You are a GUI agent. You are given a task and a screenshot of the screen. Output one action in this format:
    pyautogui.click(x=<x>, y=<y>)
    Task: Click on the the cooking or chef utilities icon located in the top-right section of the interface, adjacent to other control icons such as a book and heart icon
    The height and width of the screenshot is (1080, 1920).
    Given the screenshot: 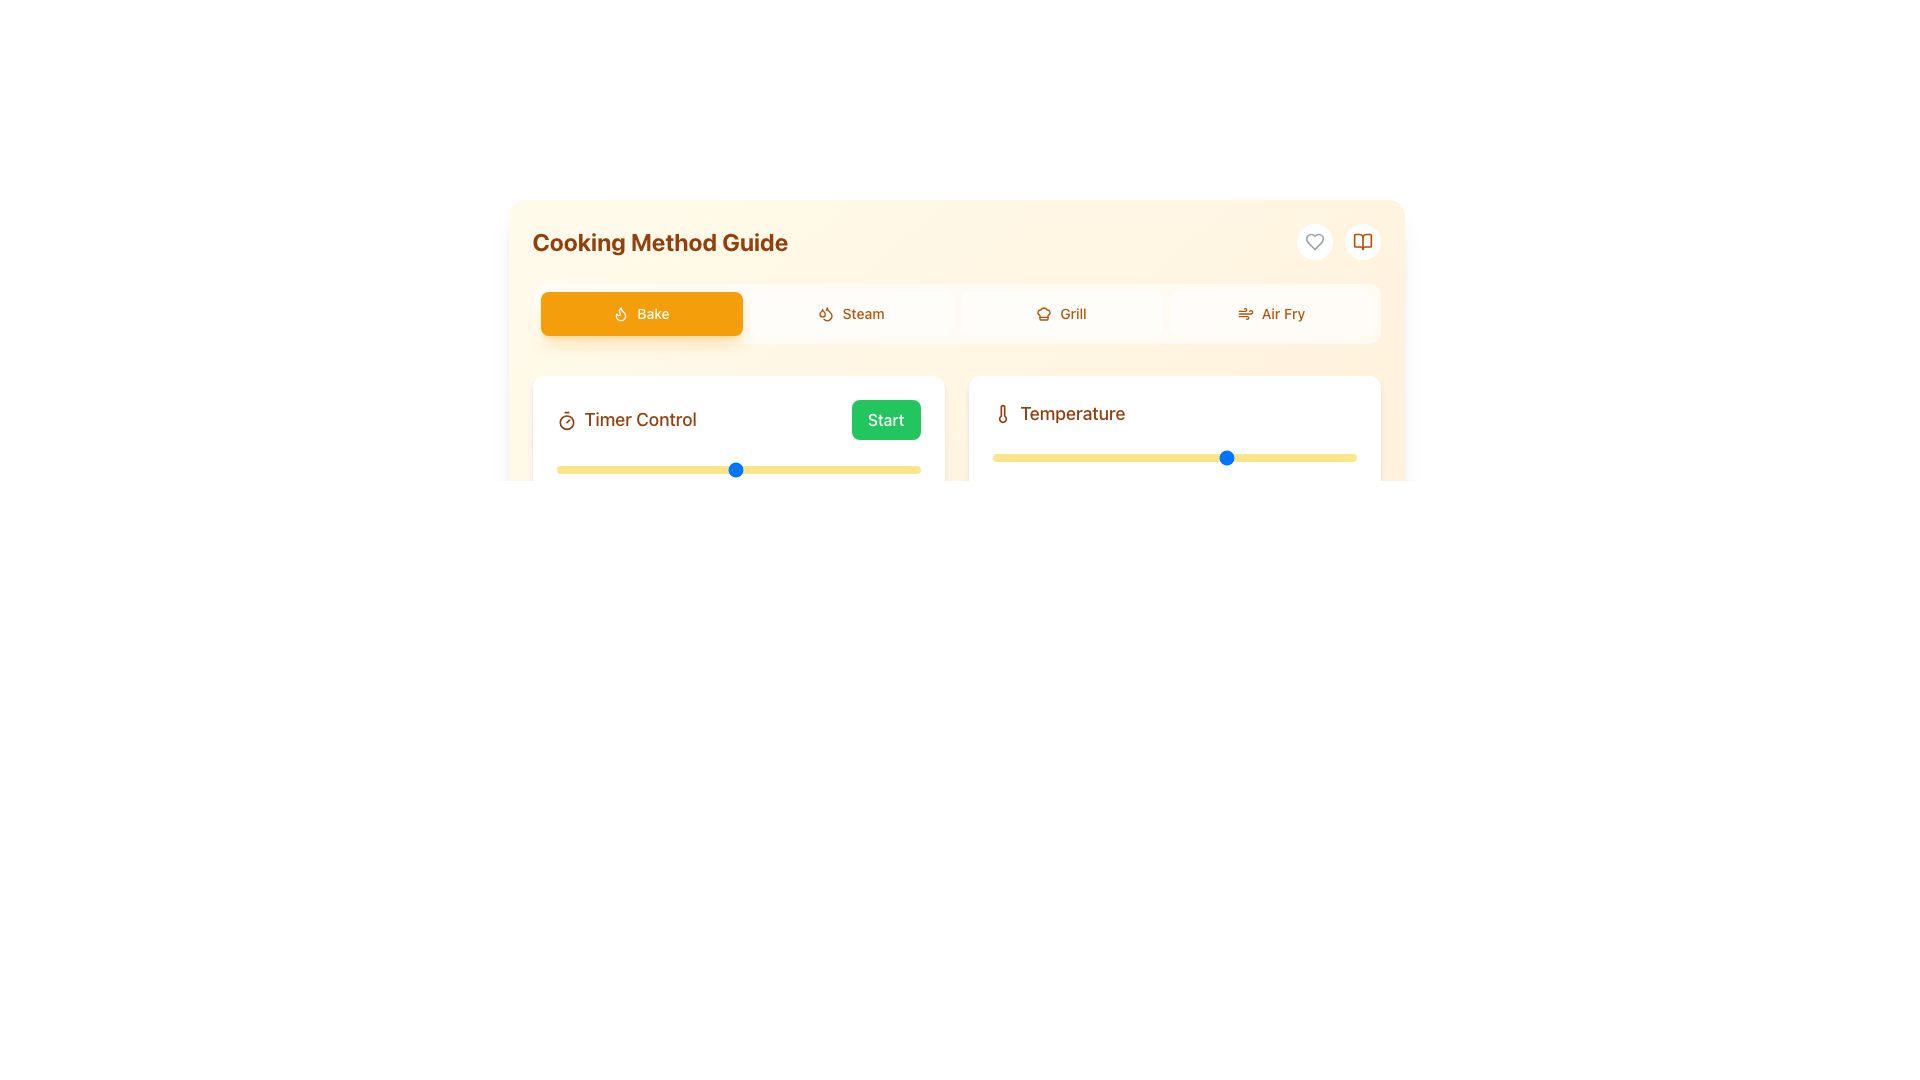 What is the action you would take?
    pyautogui.click(x=1043, y=313)
    